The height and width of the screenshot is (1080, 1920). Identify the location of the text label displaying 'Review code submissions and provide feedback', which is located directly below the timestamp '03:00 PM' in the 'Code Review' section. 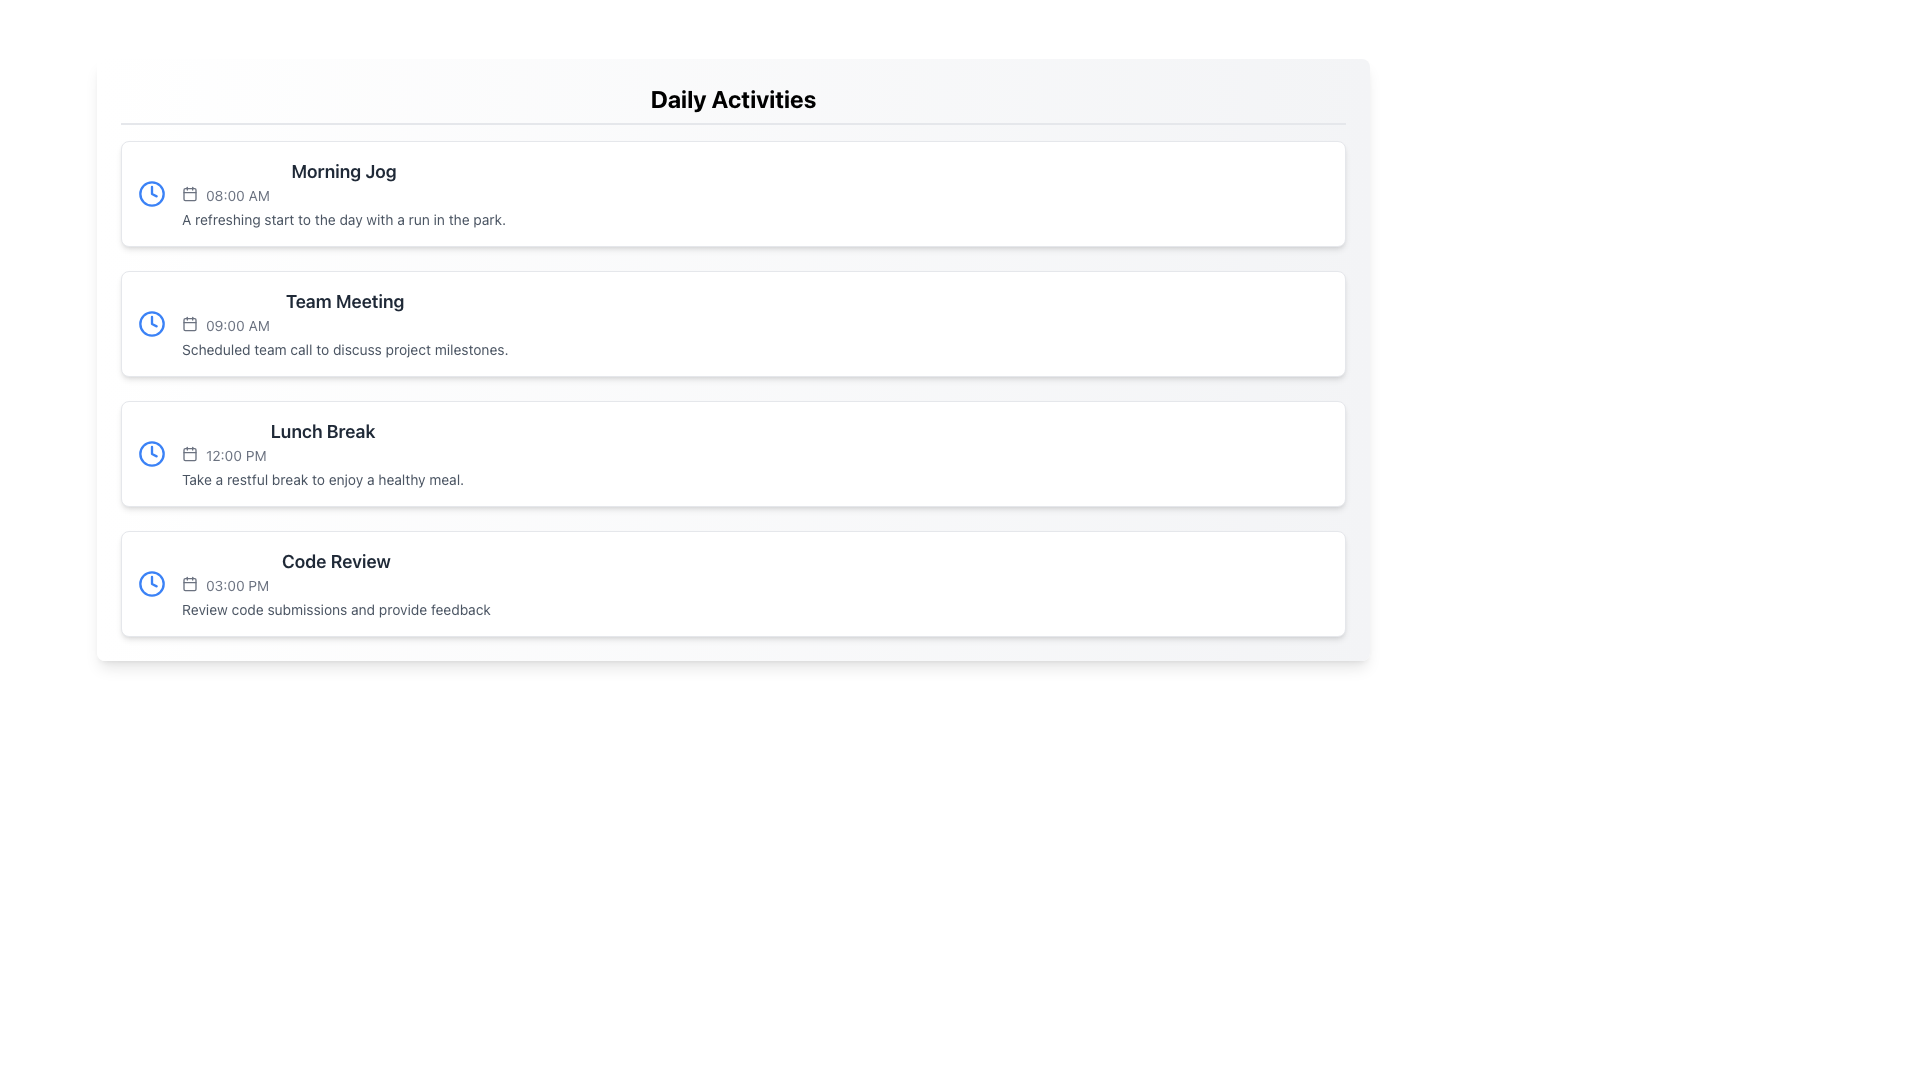
(336, 608).